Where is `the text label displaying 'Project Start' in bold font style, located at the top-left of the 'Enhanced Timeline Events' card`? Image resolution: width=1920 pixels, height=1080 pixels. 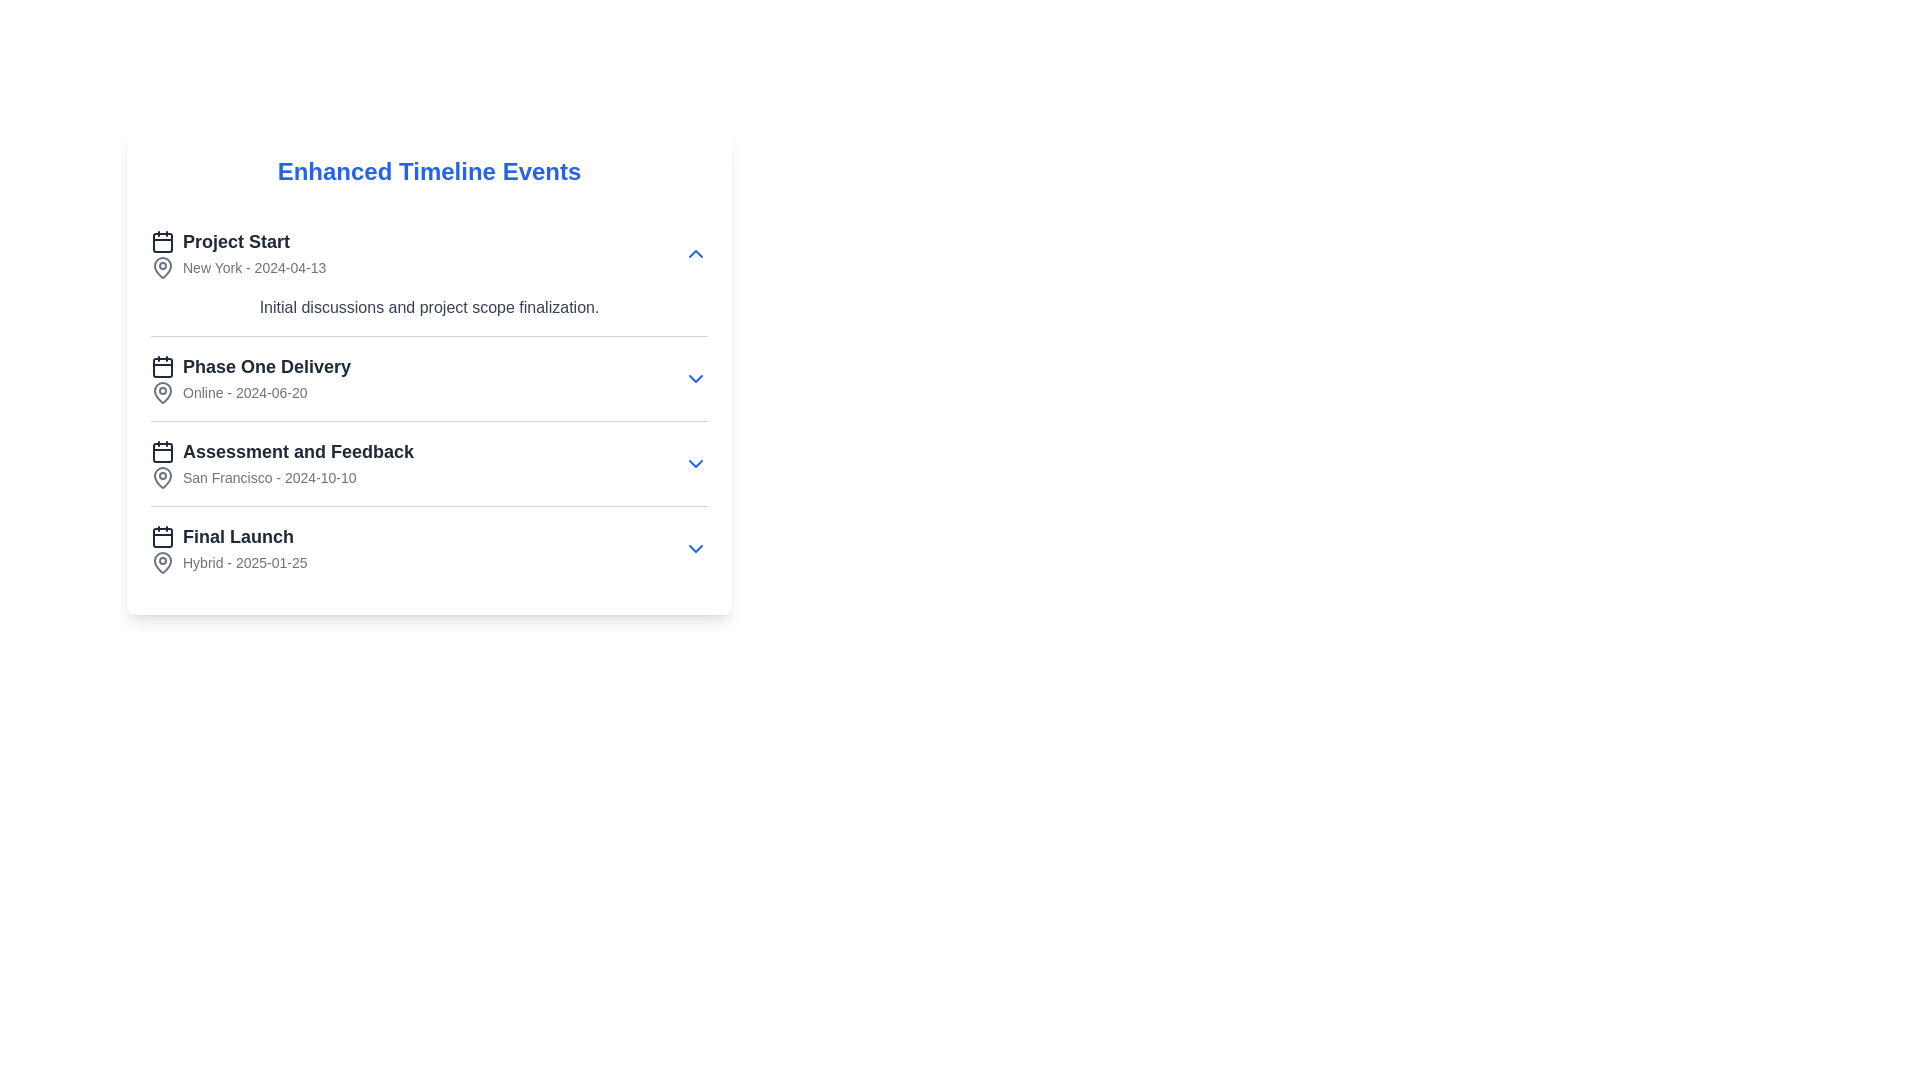 the text label displaying 'Project Start' in bold font style, located at the top-left of the 'Enhanced Timeline Events' card is located at coordinates (238, 241).